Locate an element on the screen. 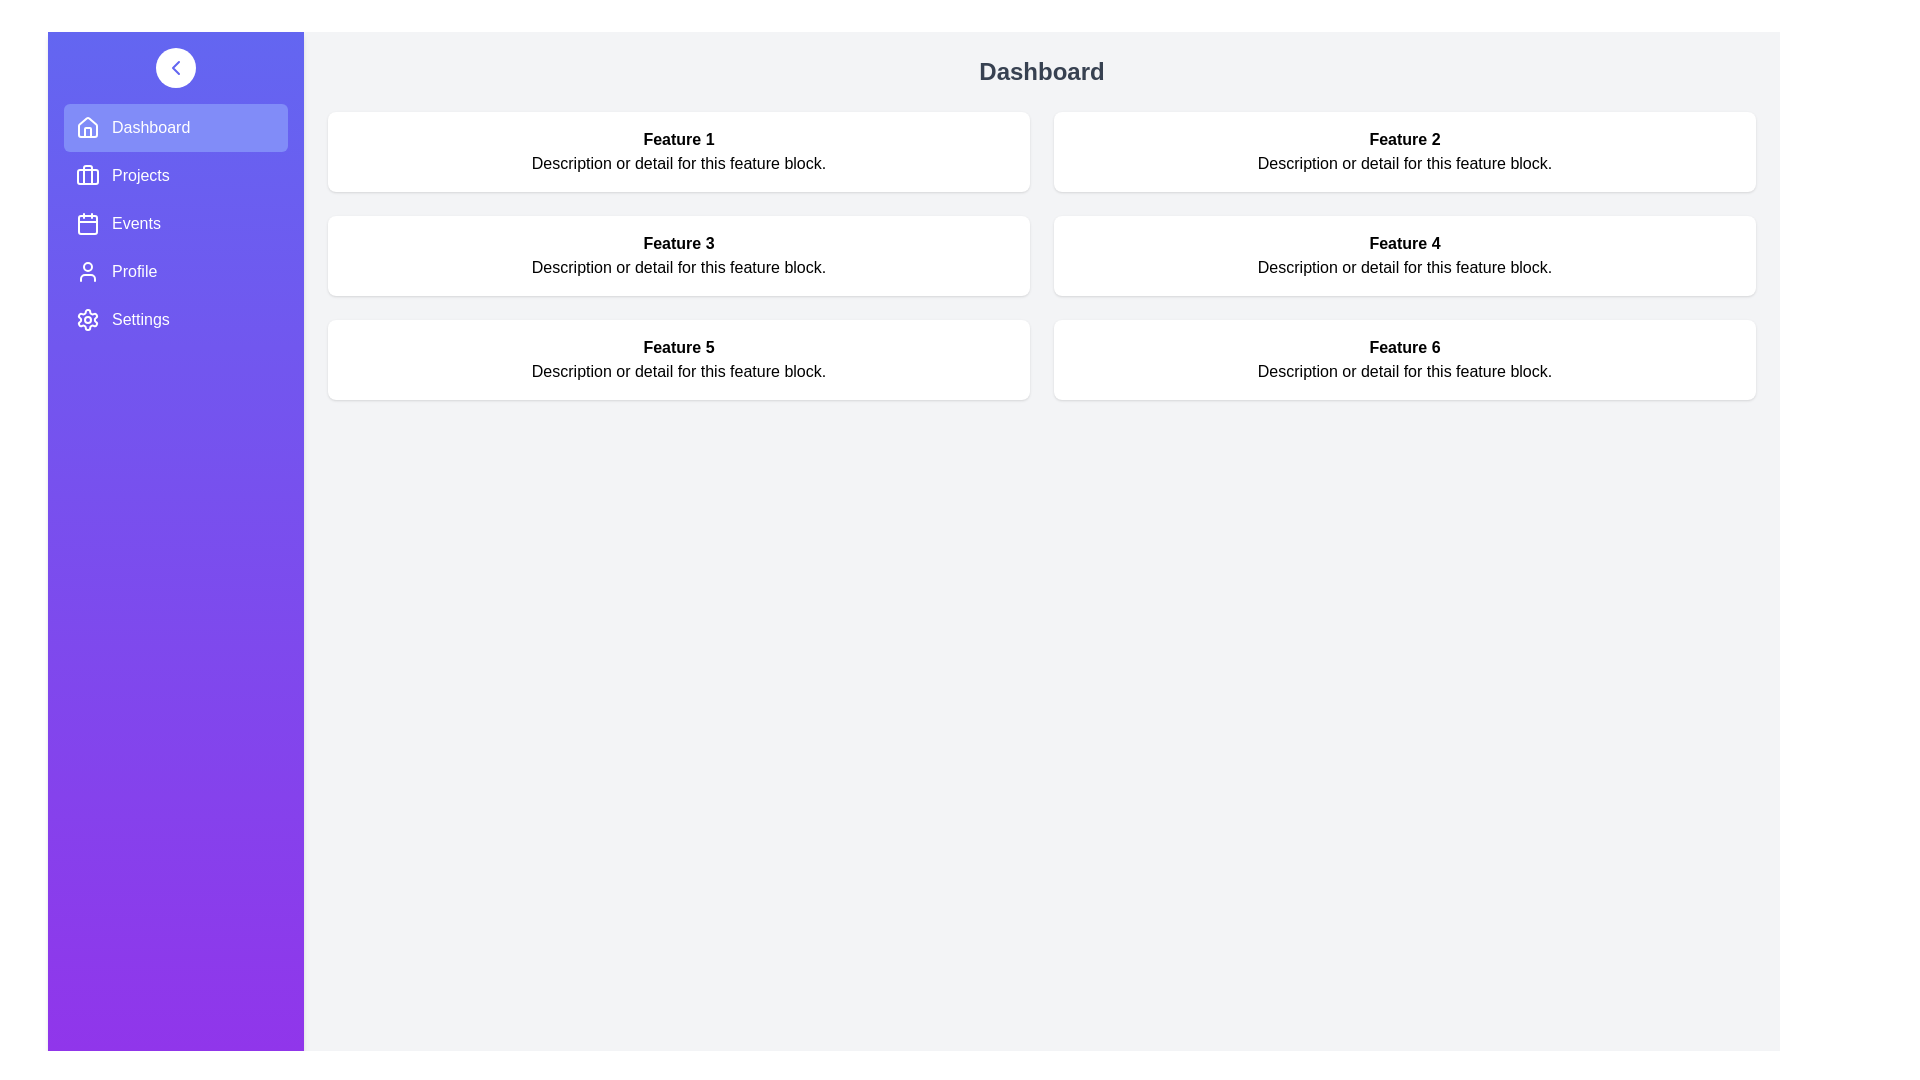 Image resolution: width=1920 pixels, height=1080 pixels. the navigation menu item Projects is located at coordinates (176, 175).